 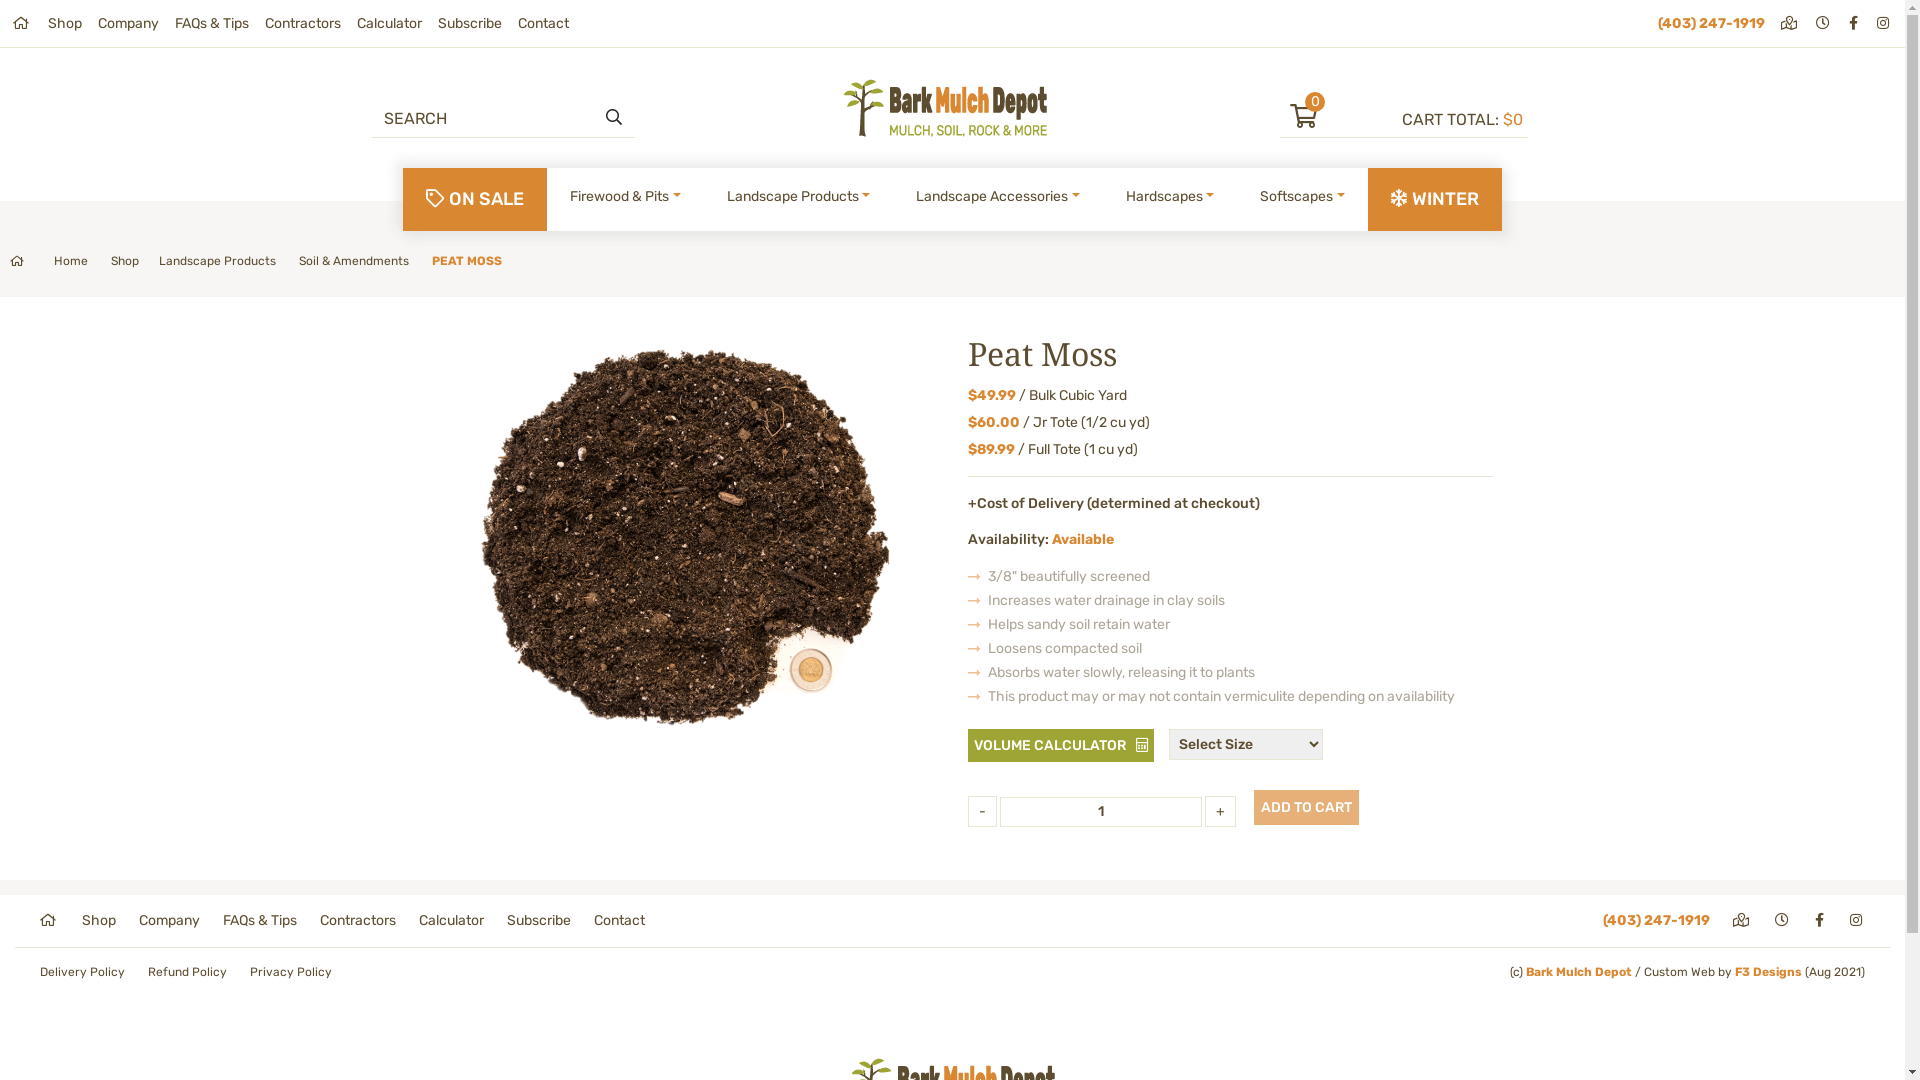 What do you see at coordinates (248, 971) in the screenshot?
I see `'Privacy Policy'` at bounding box center [248, 971].